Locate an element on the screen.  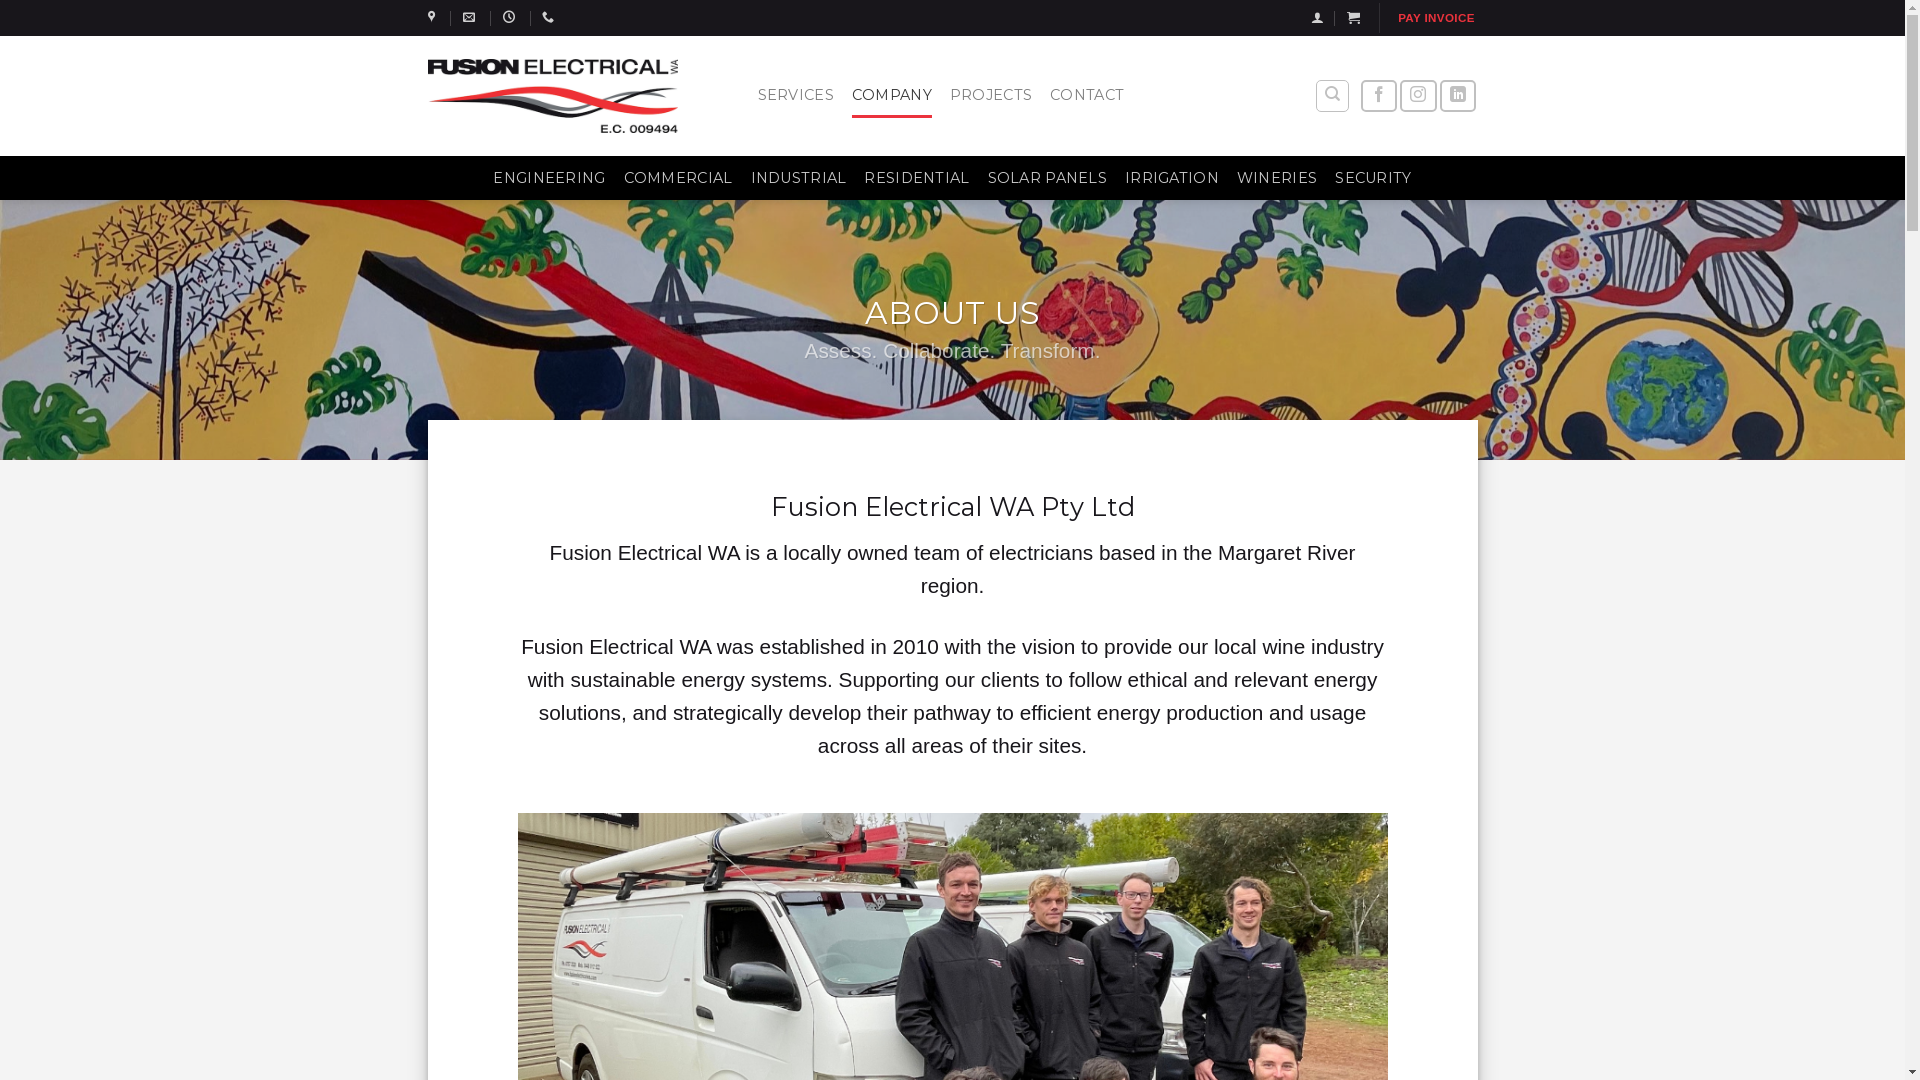
'SERVICES' is located at coordinates (795, 95).